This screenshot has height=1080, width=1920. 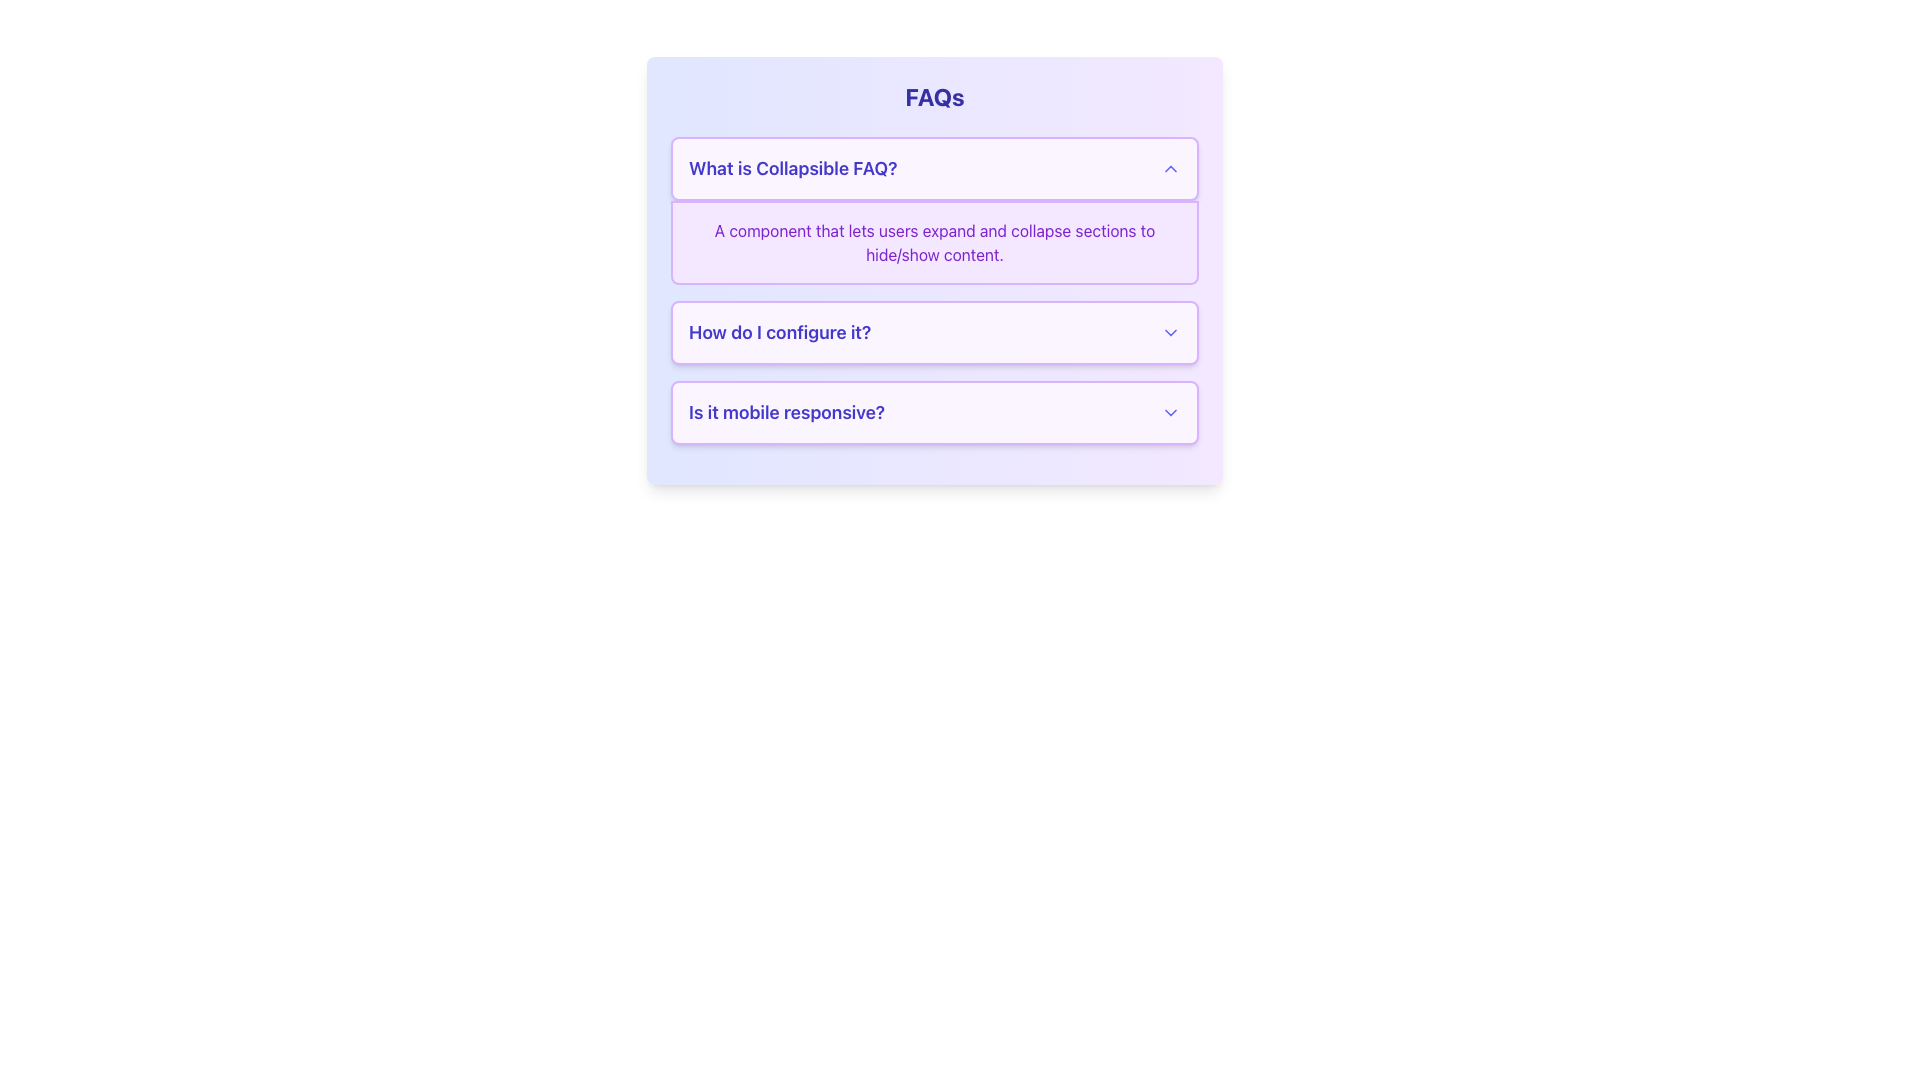 I want to click on the main heading element located at the top center of the layout, which serves as the introduction to the section's purpose, so click(x=934, y=96).